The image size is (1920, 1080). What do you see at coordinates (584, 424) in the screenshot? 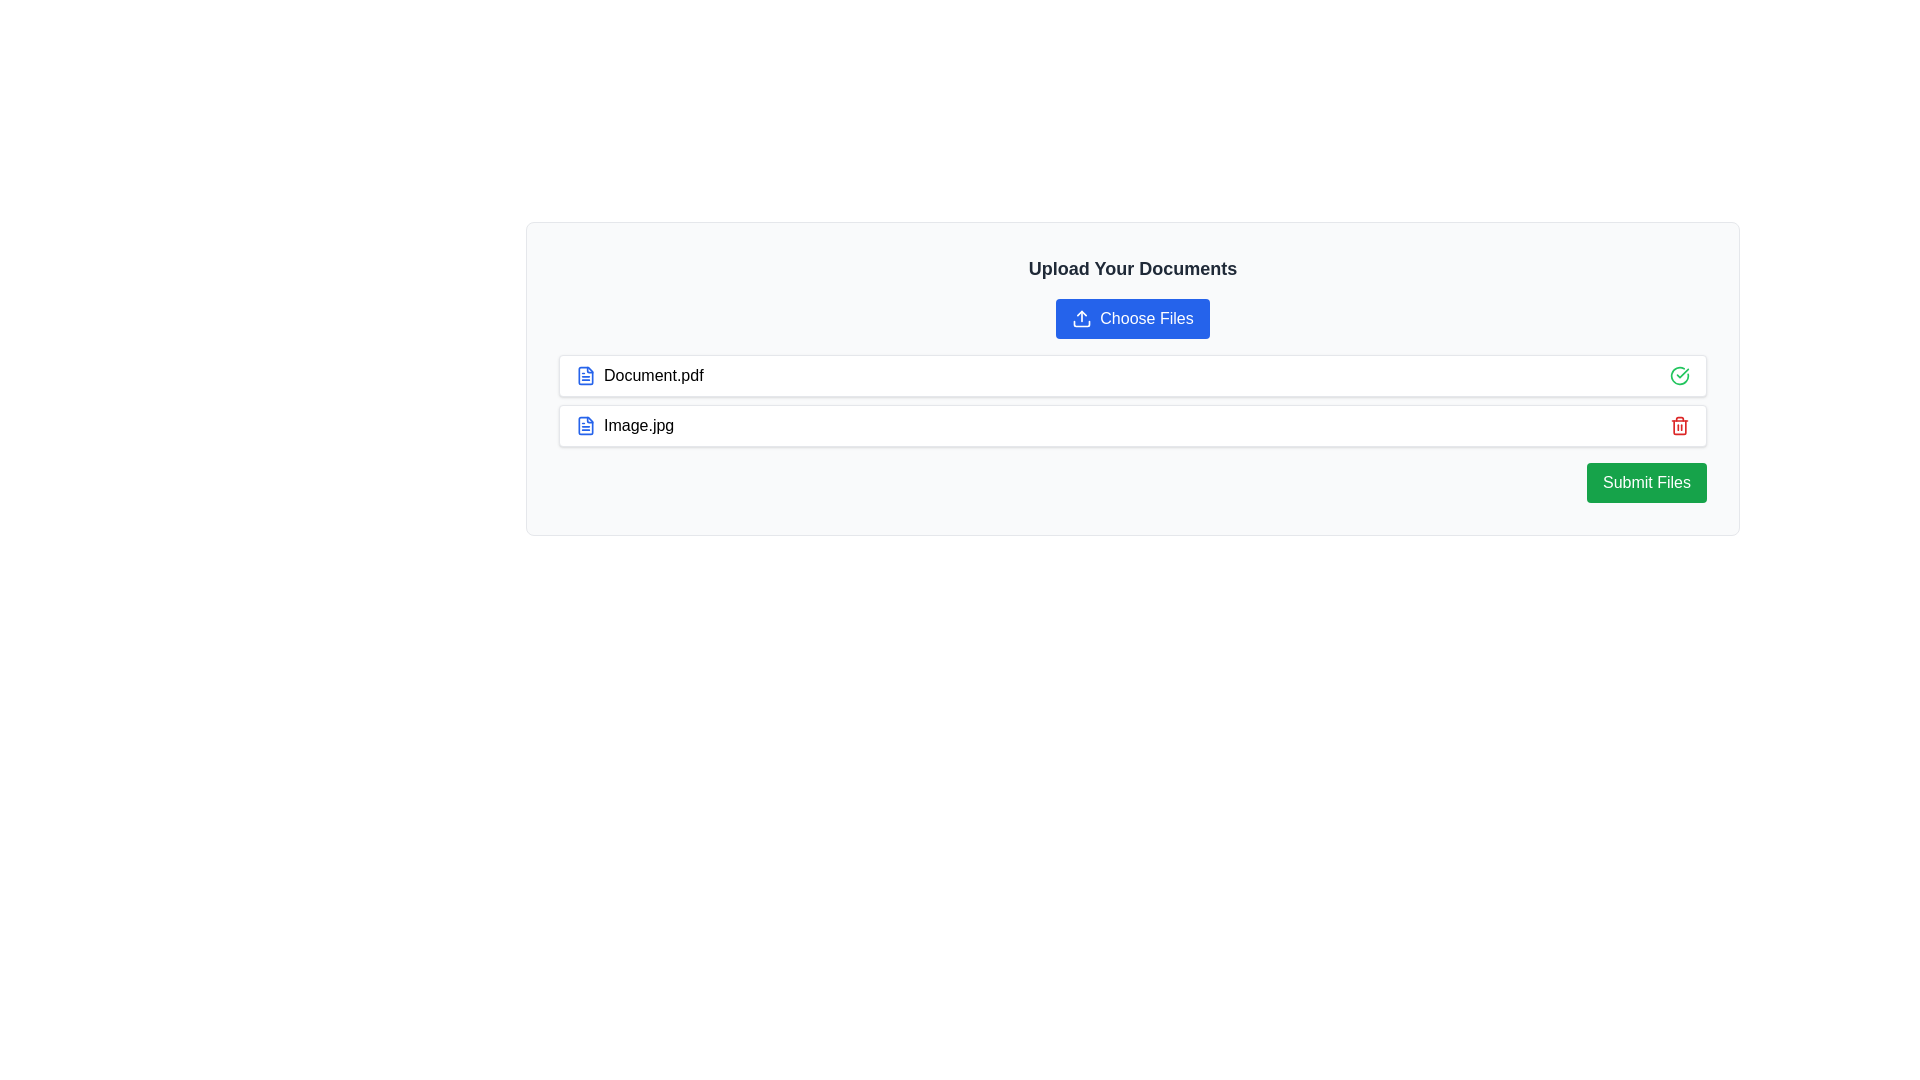
I see `the document icon with a folded corner, which is styled with a thin blue stroke and is part of a document-related symbol set, located towards the middle-right of the user interface` at bounding box center [584, 424].